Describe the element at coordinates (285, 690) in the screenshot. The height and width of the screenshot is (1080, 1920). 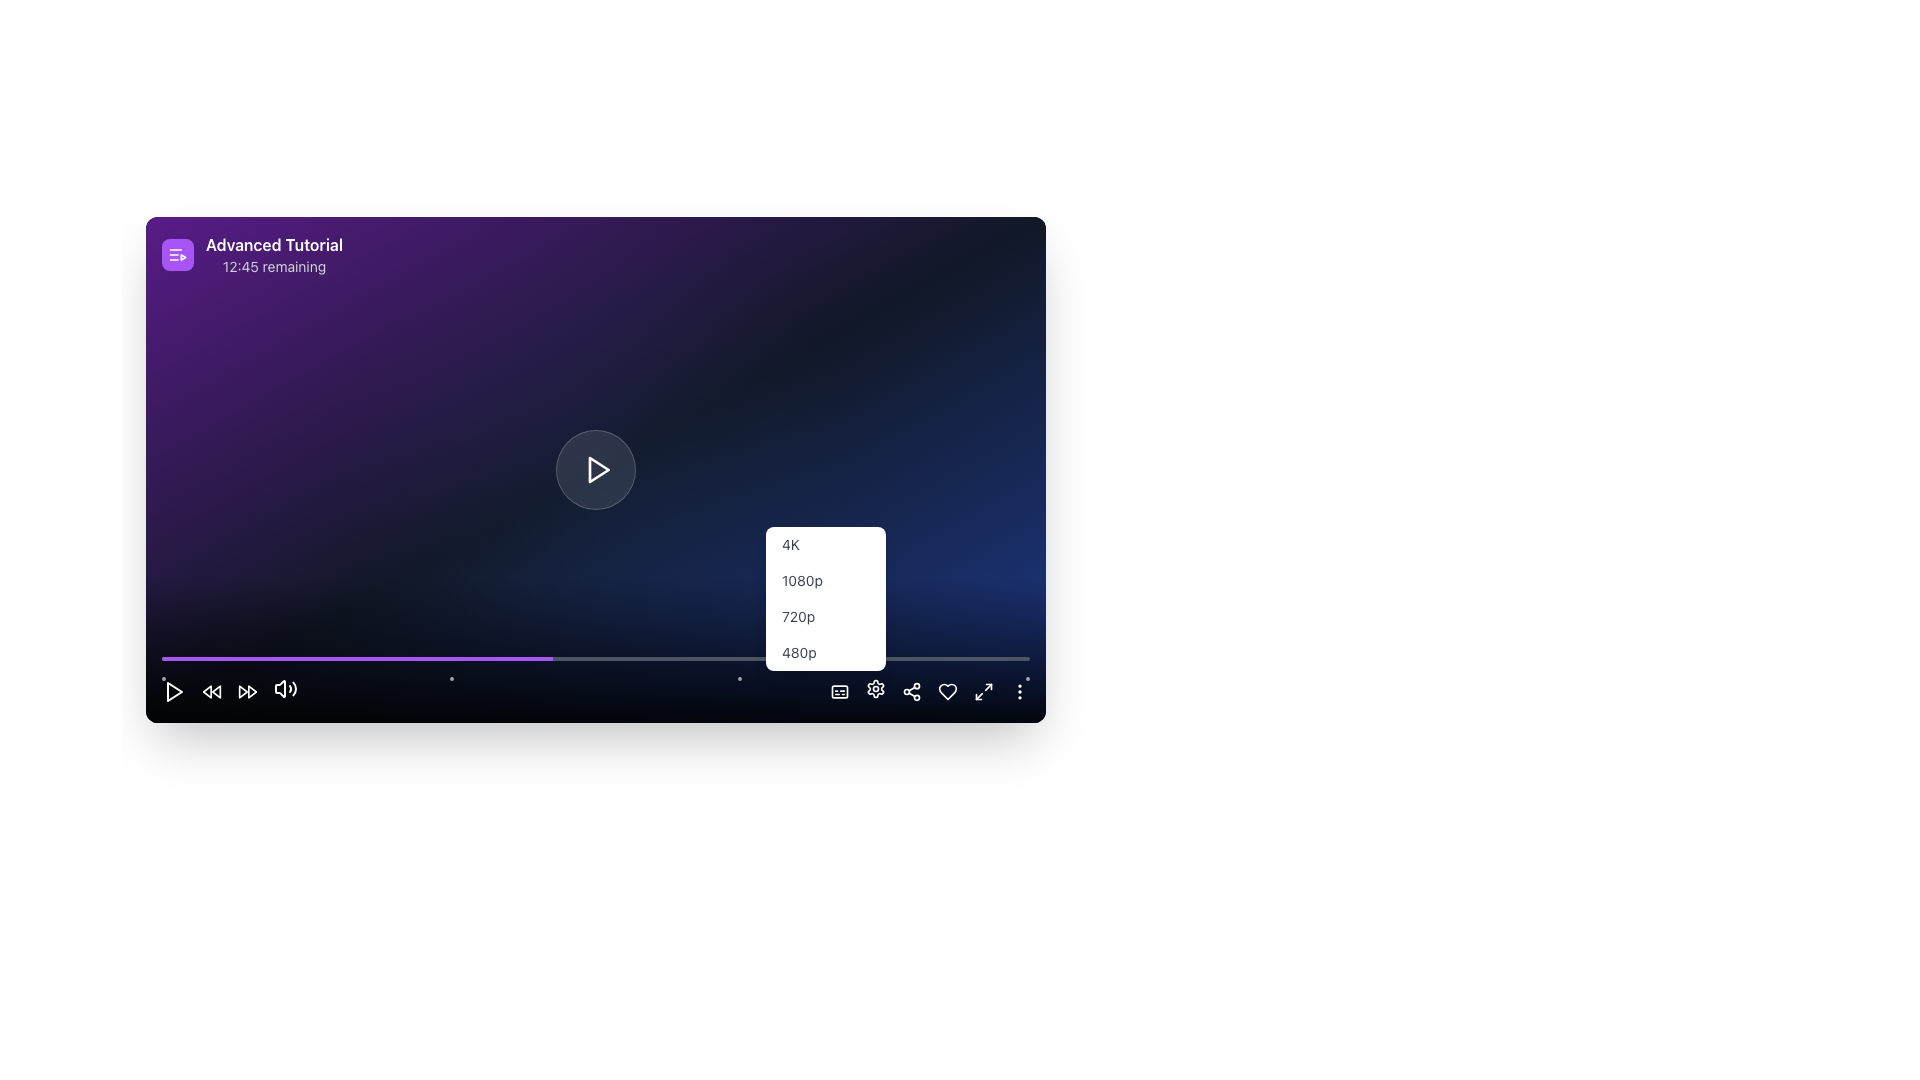
I see `the mute/unmute button located in the fifth position from the left in the bottom control bar of the video player interface` at that location.